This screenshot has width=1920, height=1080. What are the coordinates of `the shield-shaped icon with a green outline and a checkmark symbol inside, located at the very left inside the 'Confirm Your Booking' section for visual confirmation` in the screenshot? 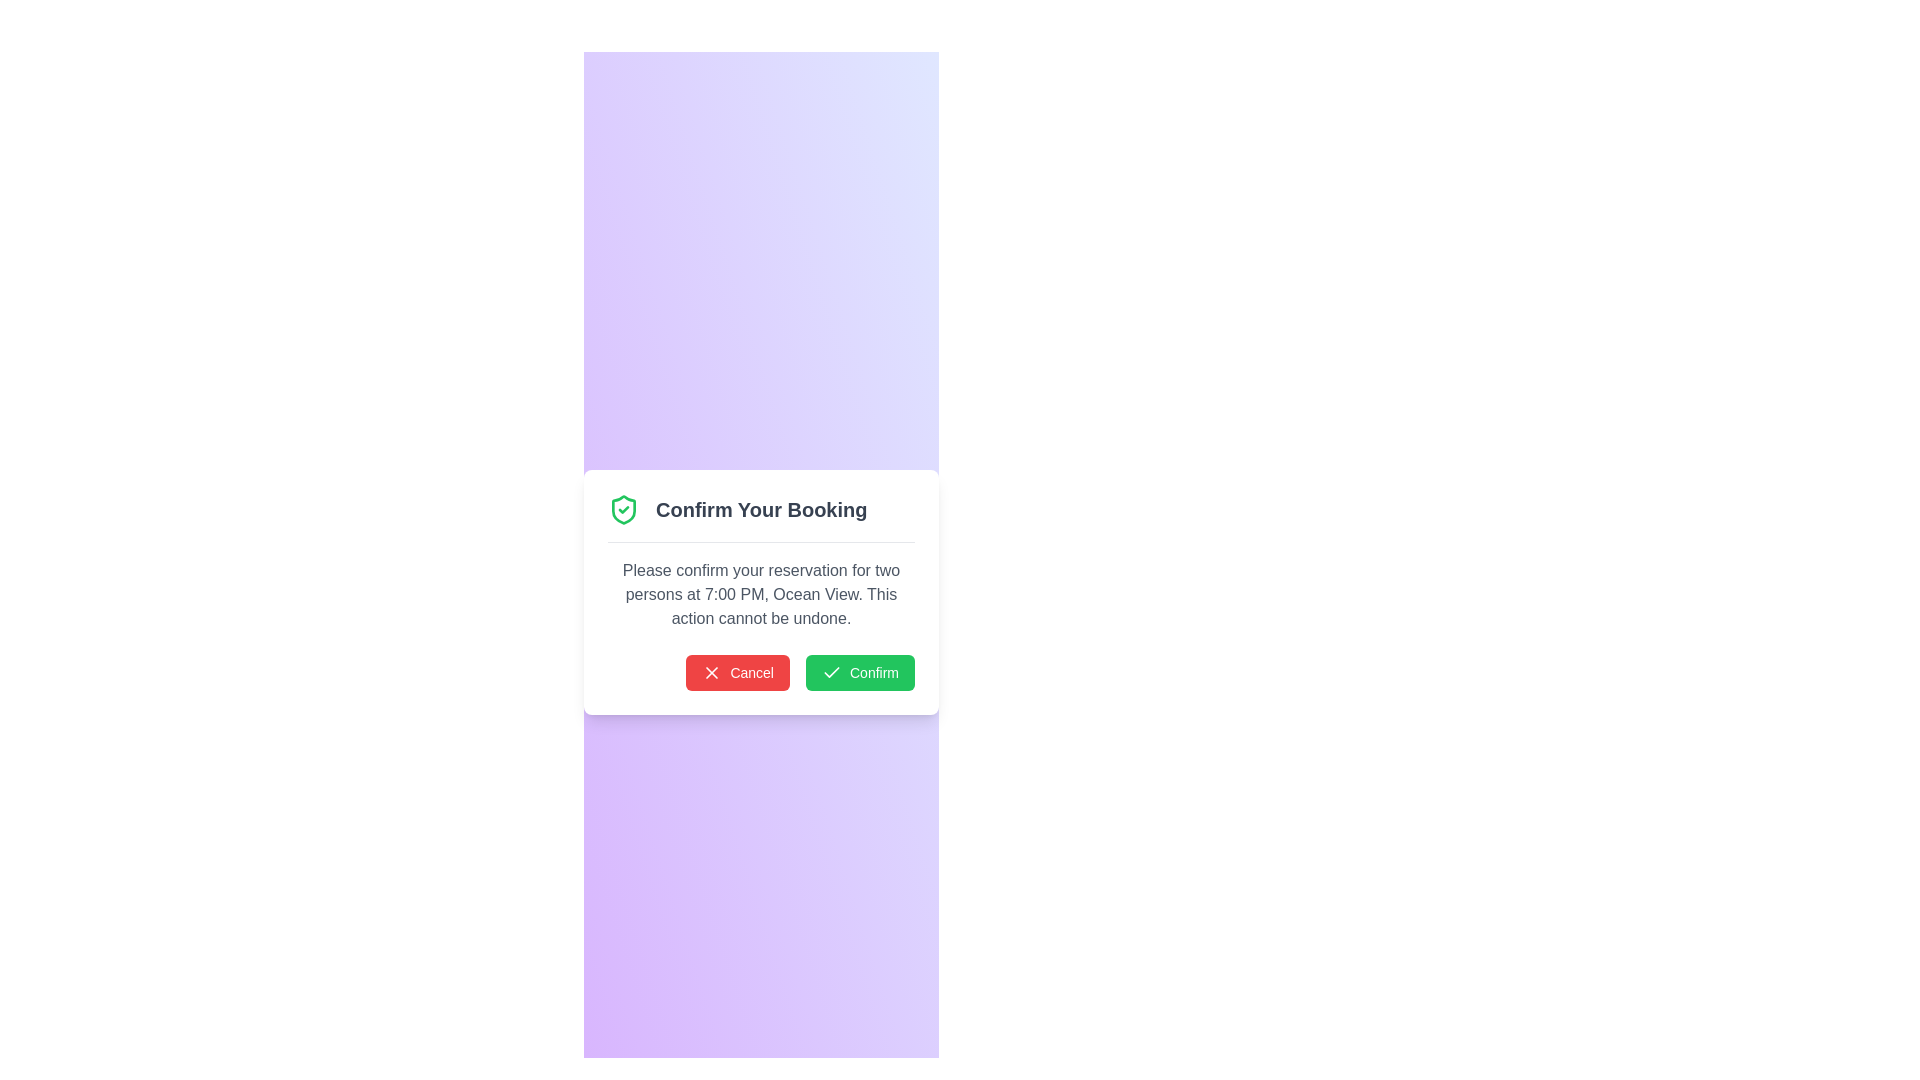 It's located at (623, 508).